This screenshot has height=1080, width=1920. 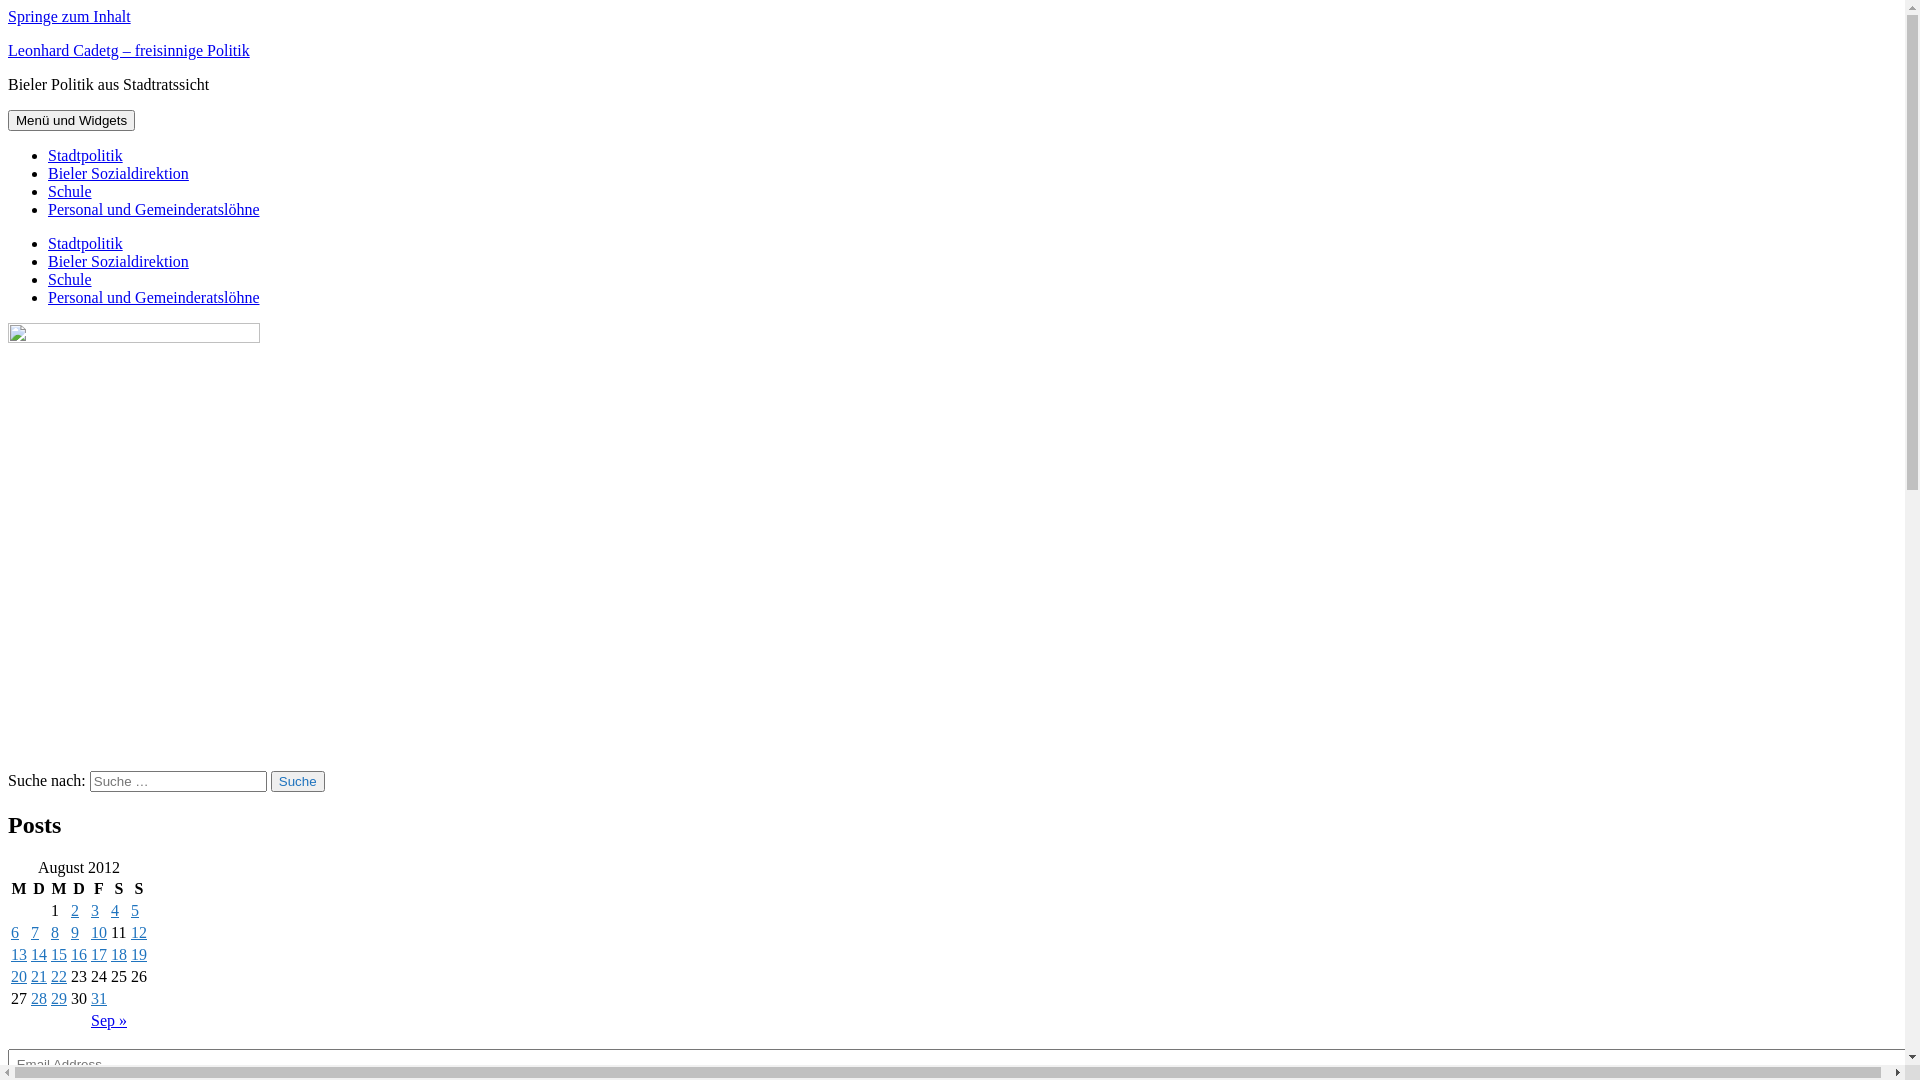 I want to click on 'Stadtpolitik', so click(x=48, y=242).